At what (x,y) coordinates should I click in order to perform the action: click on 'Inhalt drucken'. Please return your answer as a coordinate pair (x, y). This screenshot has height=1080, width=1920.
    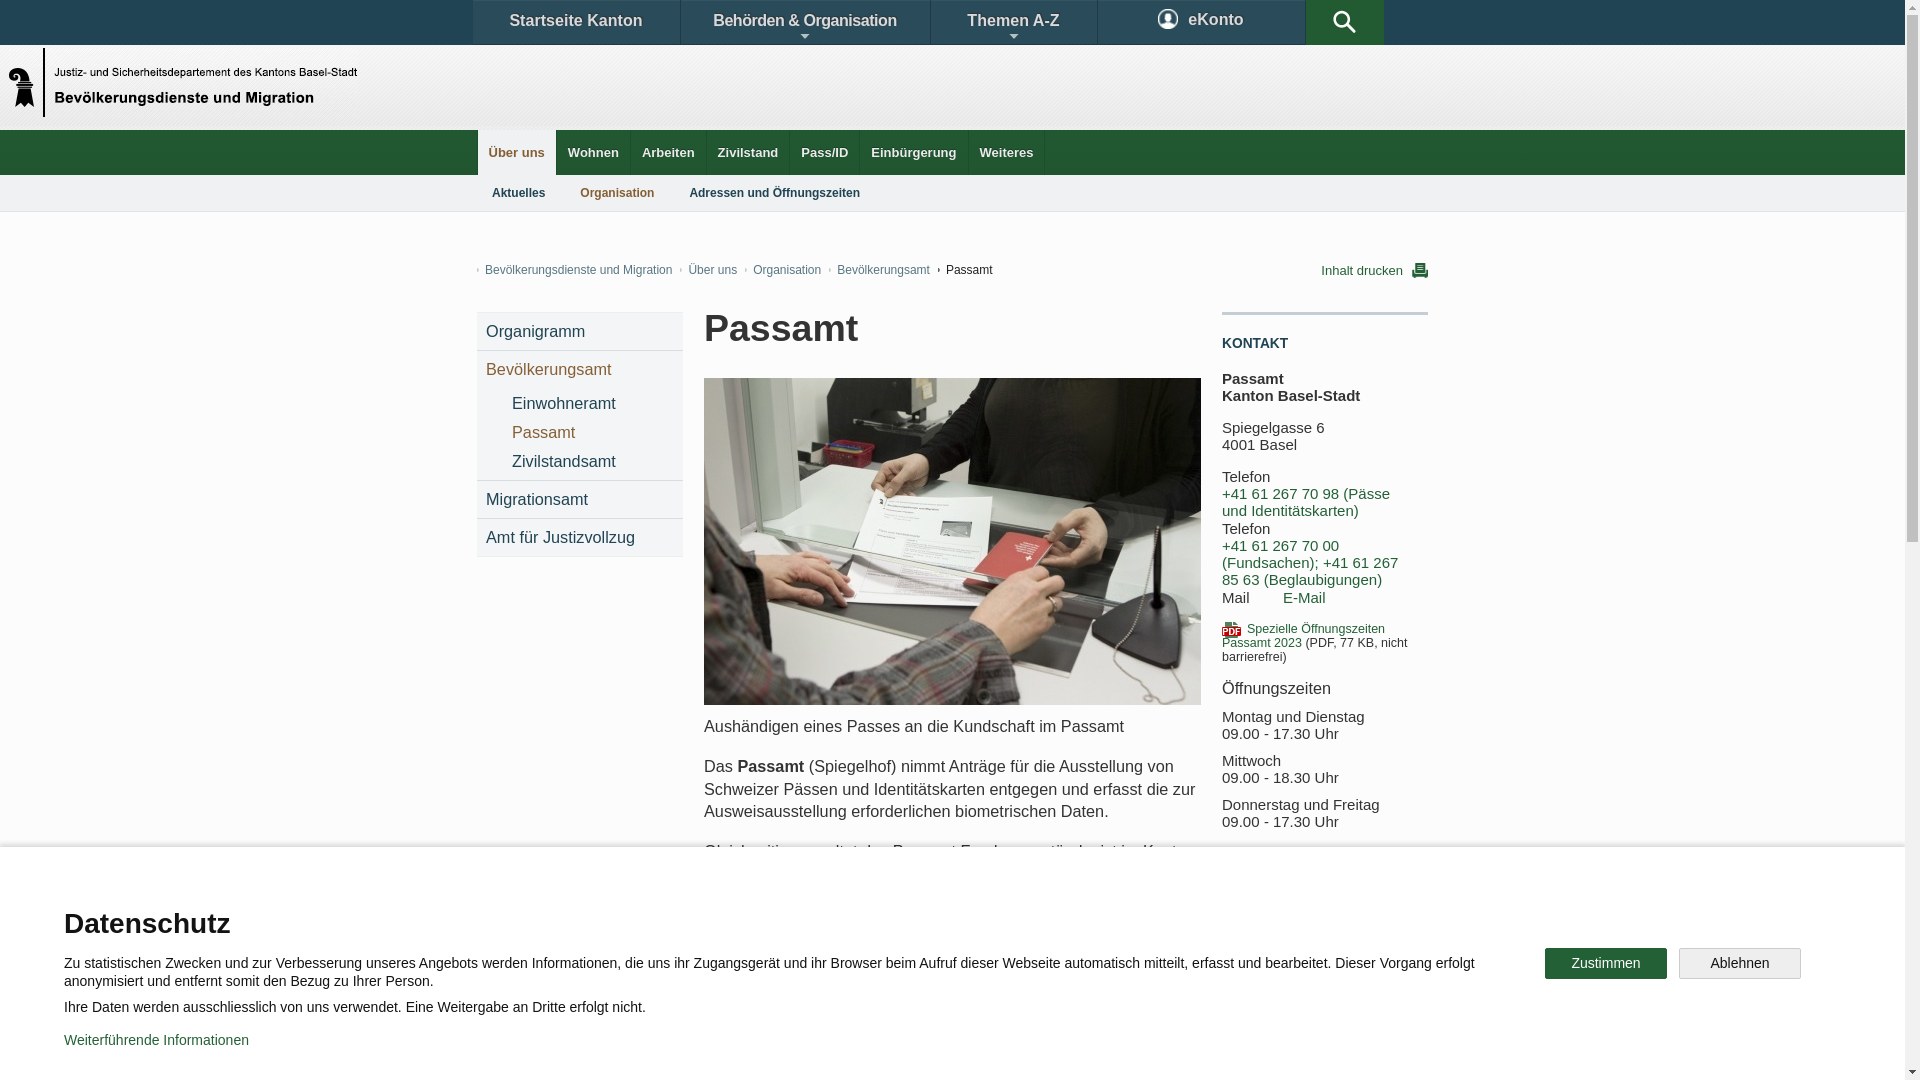
    Looking at the image, I should click on (1373, 270).